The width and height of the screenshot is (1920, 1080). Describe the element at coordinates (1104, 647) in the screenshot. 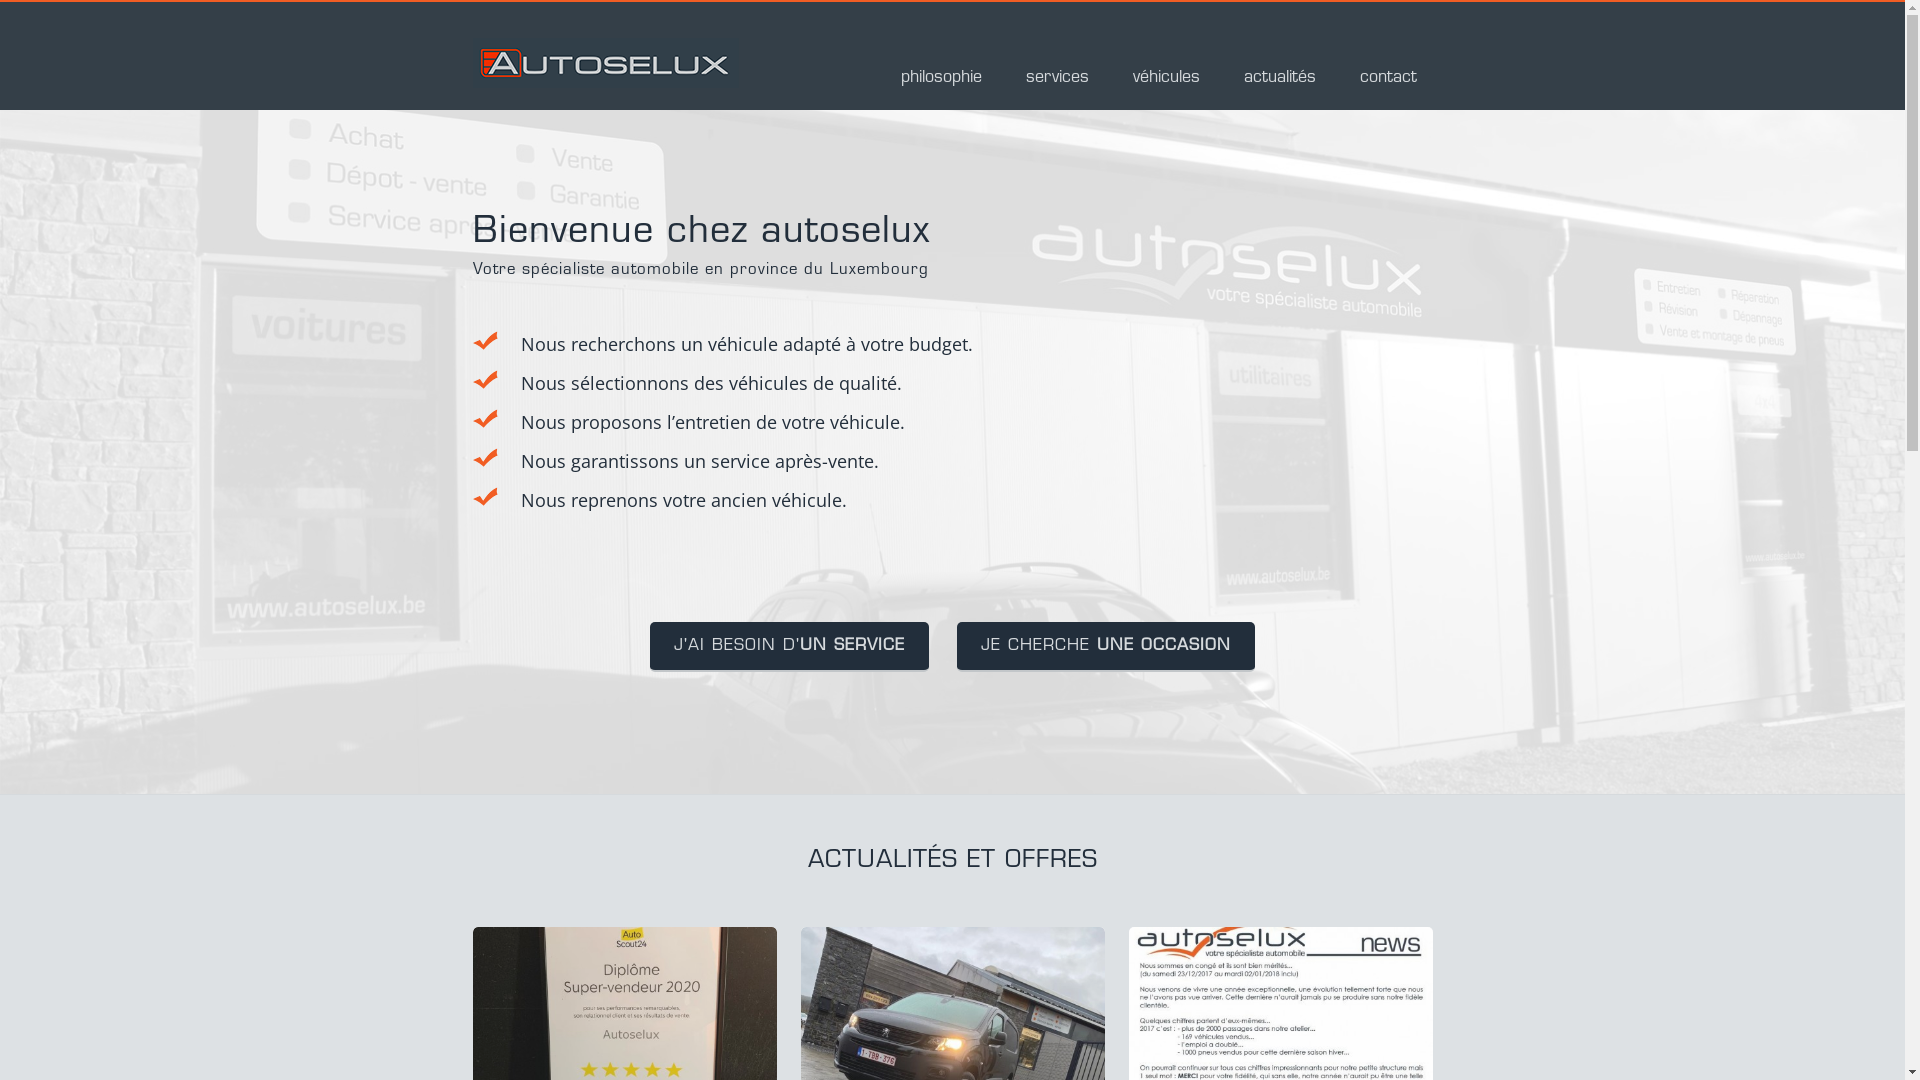

I see `'JE CHERCHE UNE OCCASION'` at that location.